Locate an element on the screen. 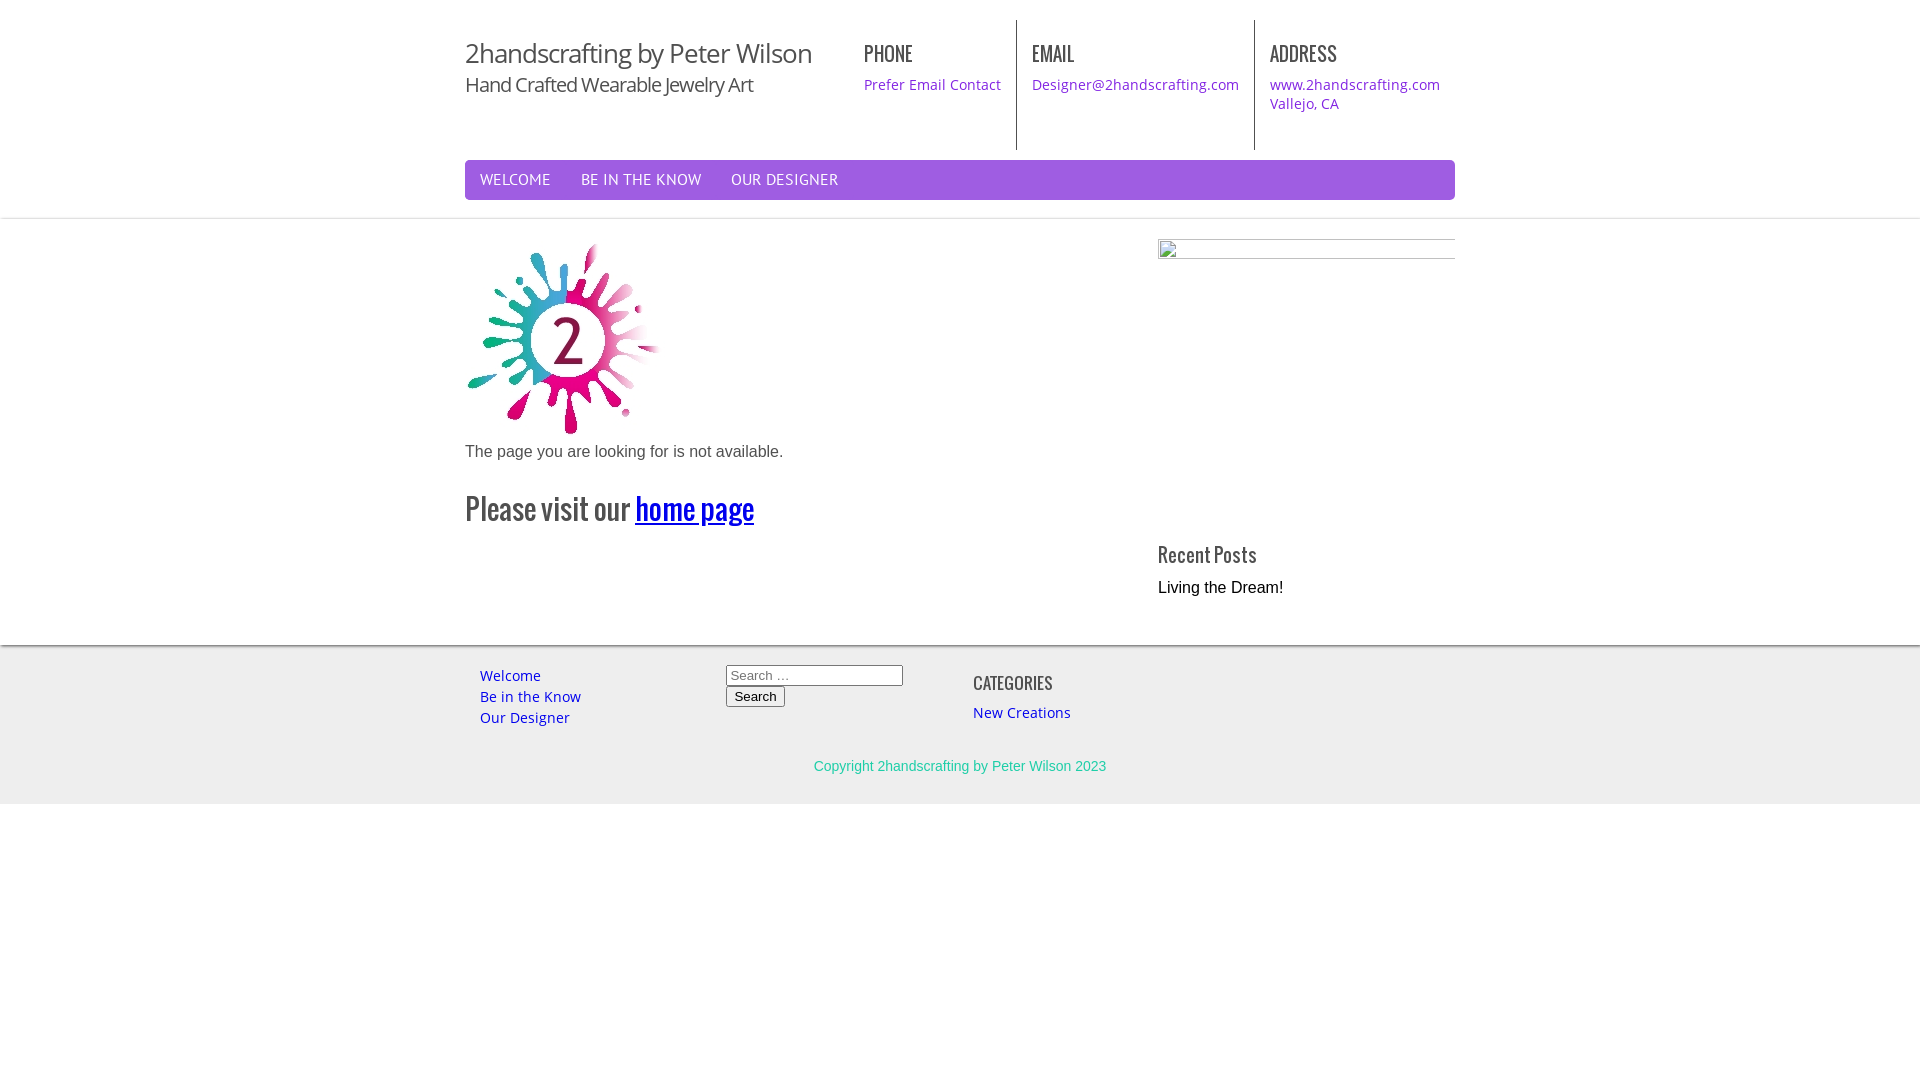 This screenshot has height=1080, width=1920. 'BE IN THE KNOW' is located at coordinates (641, 180).